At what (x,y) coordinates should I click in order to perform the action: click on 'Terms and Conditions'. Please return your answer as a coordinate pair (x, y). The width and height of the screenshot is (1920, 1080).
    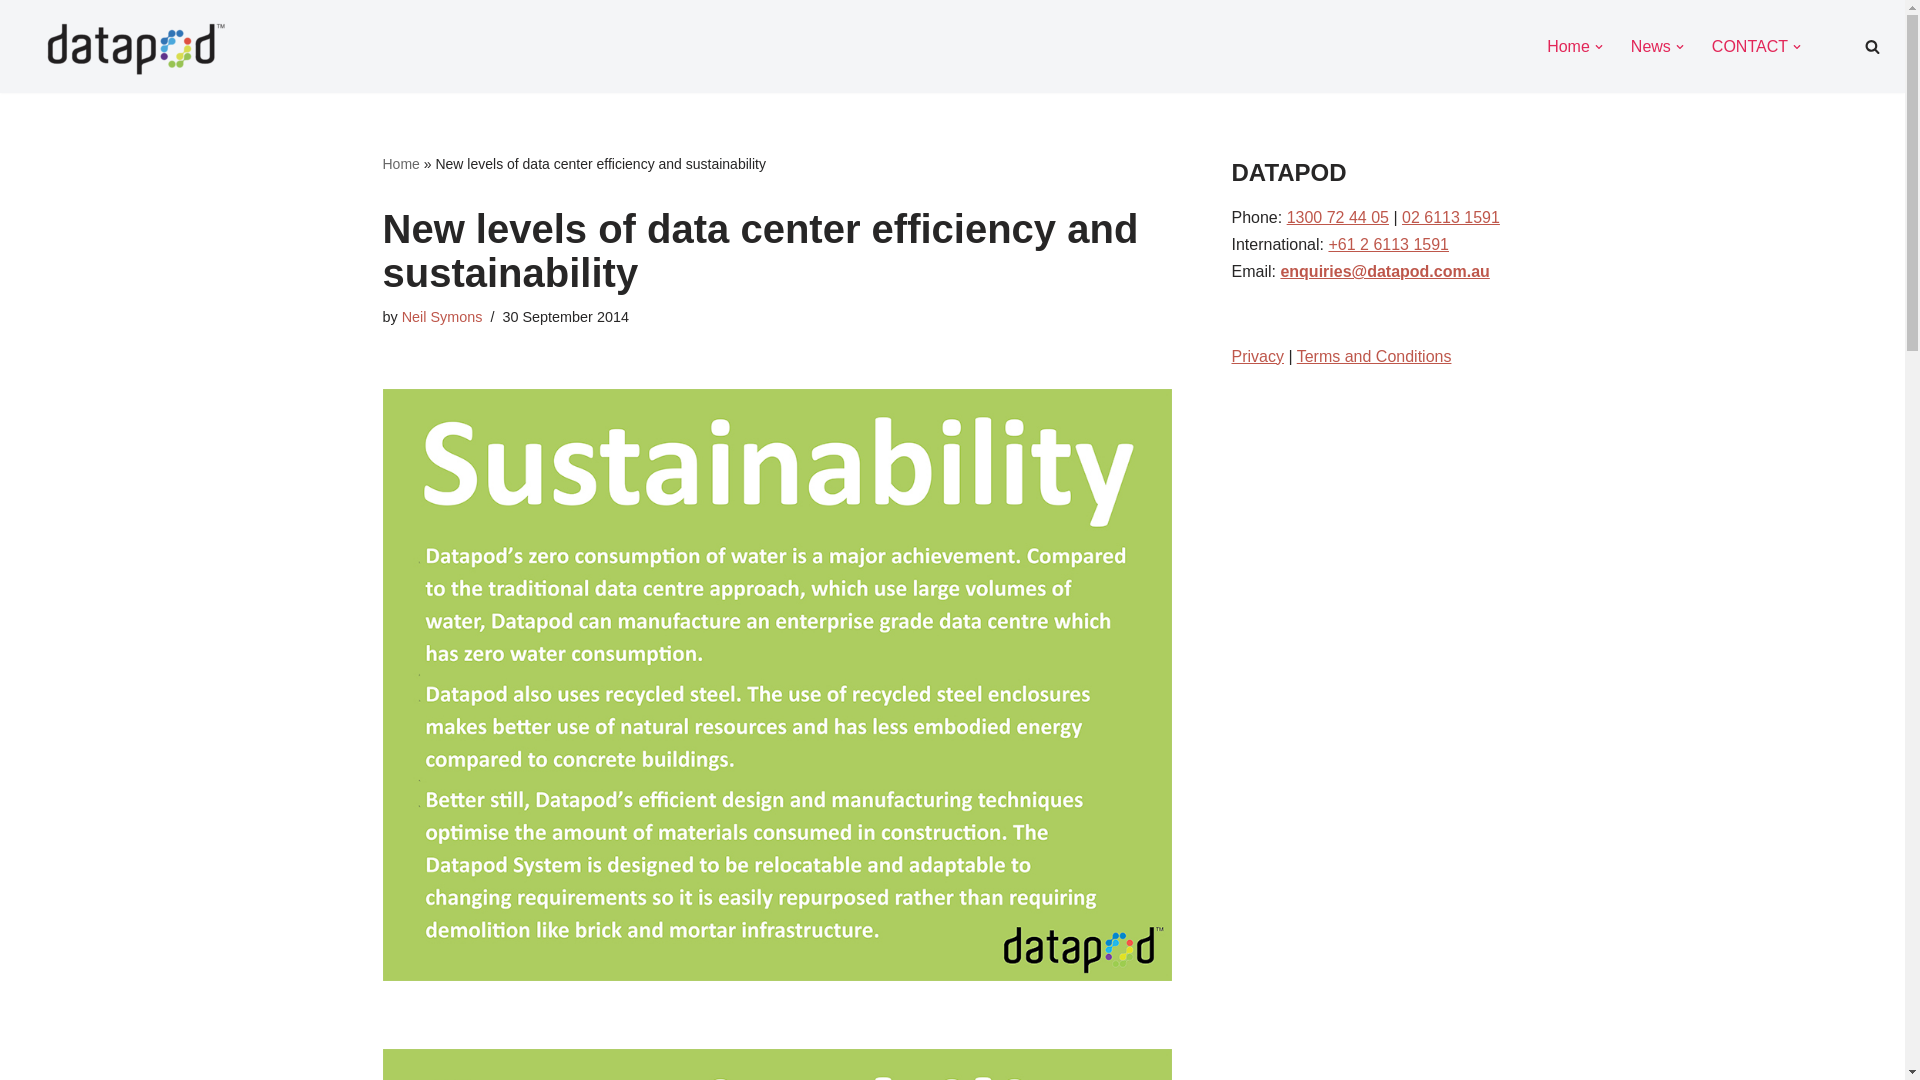
    Looking at the image, I should click on (1373, 355).